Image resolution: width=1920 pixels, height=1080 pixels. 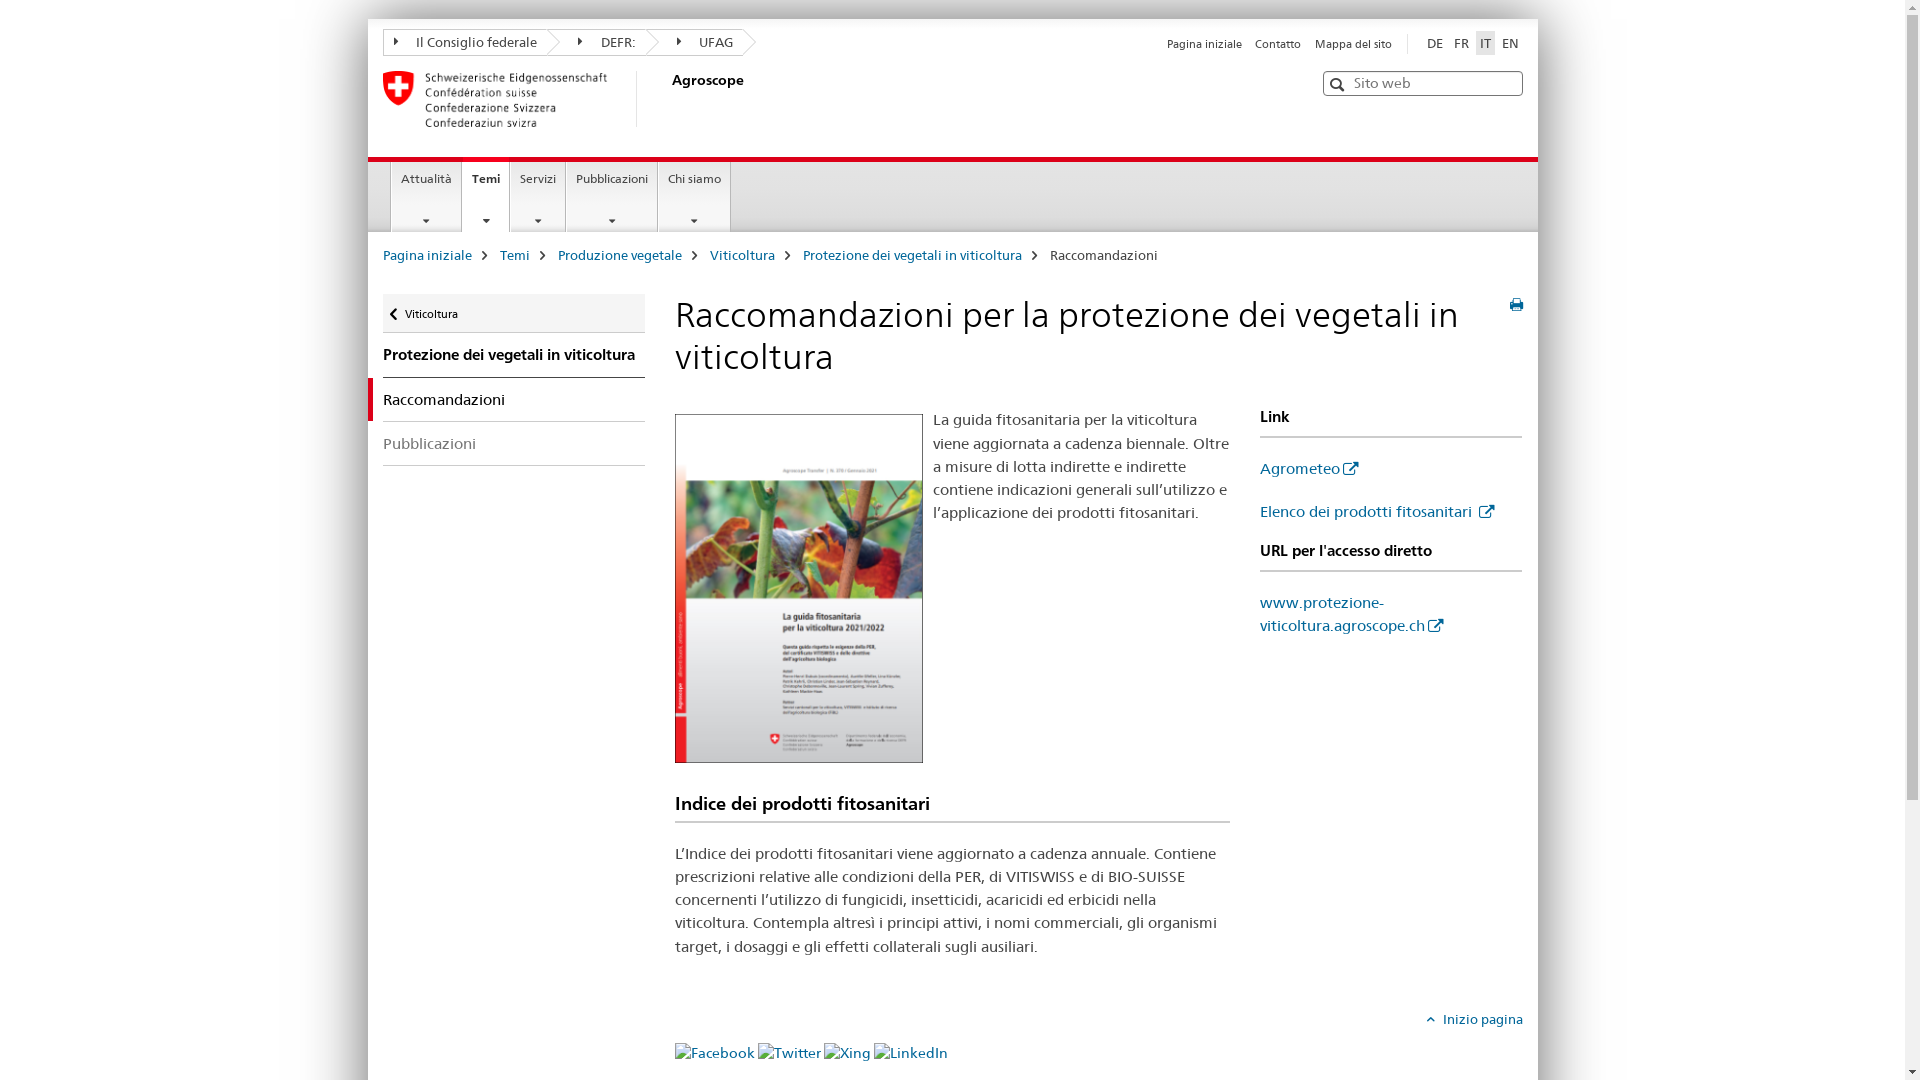 I want to click on 'www.protezione-viticoltura.agroscope.ch', so click(x=1351, y=612).